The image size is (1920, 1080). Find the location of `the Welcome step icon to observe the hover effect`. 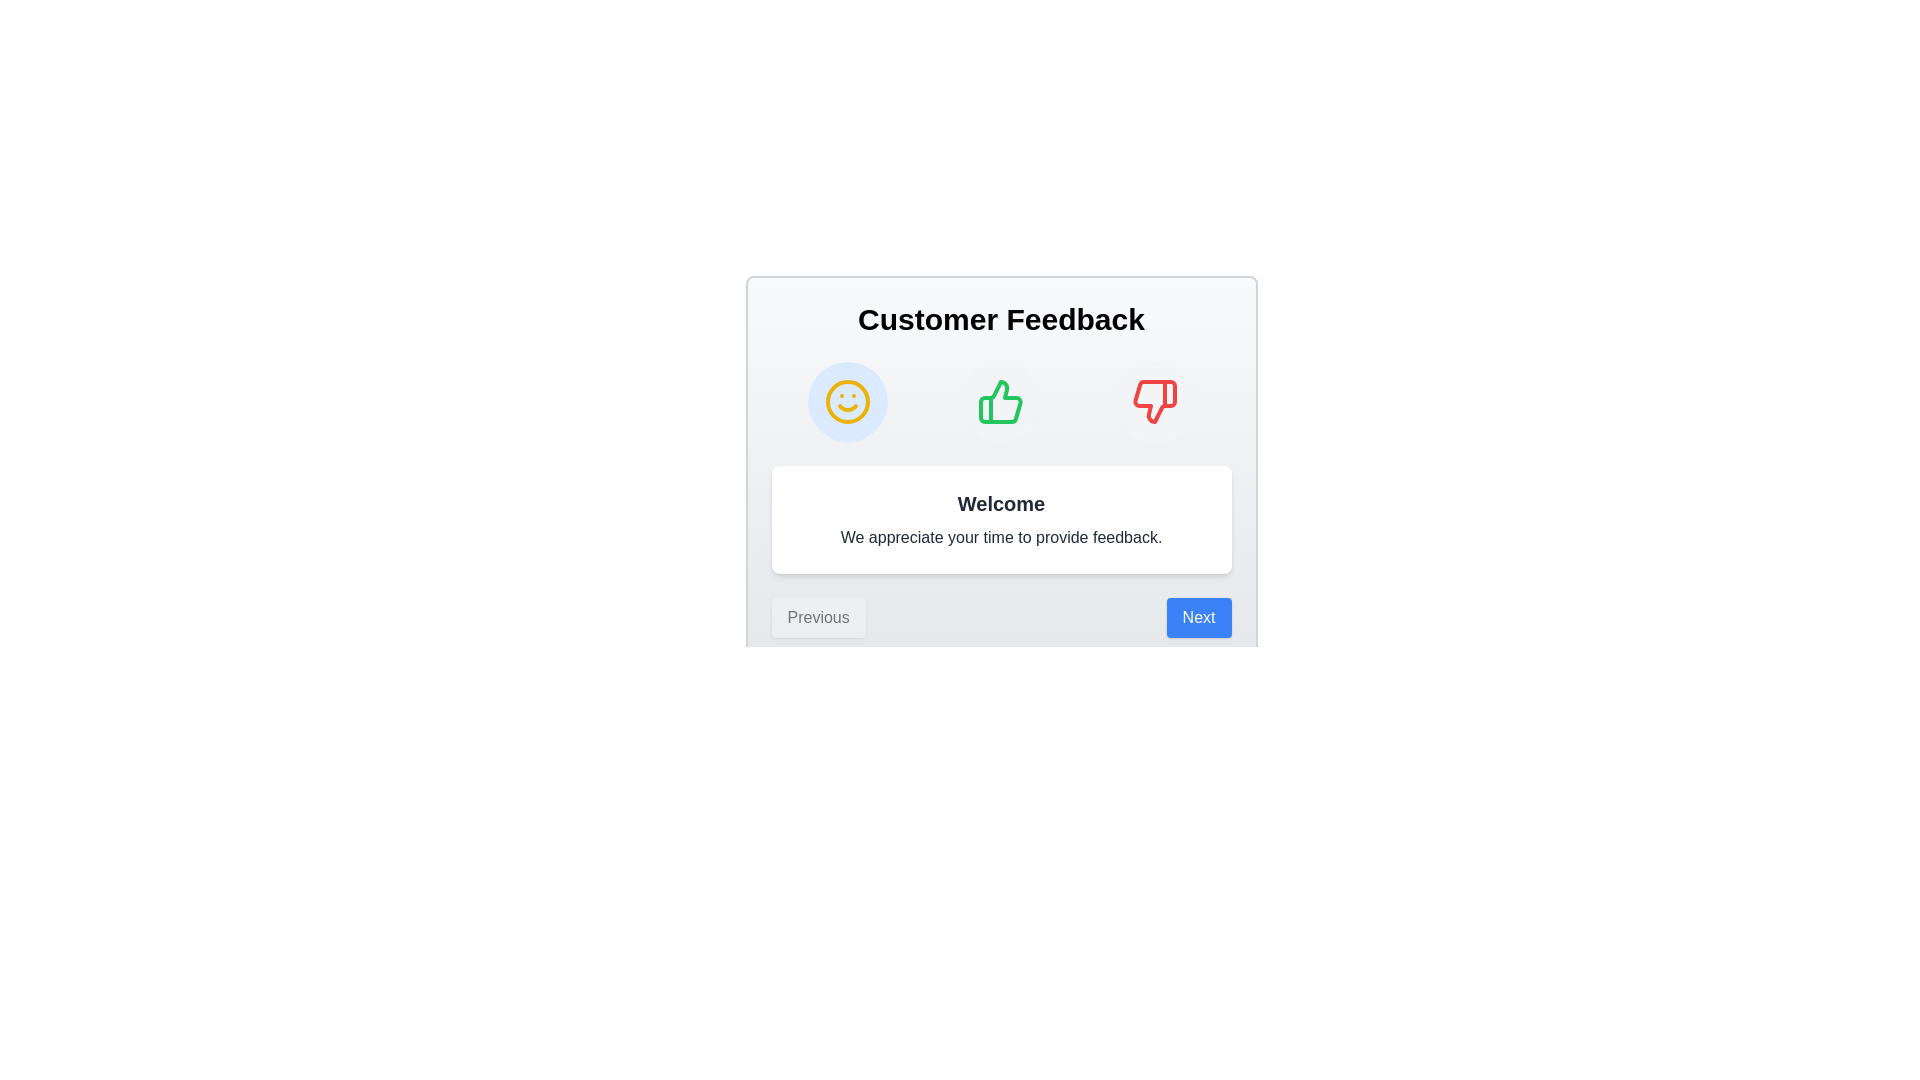

the Welcome step icon to observe the hover effect is located at coordinates (848, 401).